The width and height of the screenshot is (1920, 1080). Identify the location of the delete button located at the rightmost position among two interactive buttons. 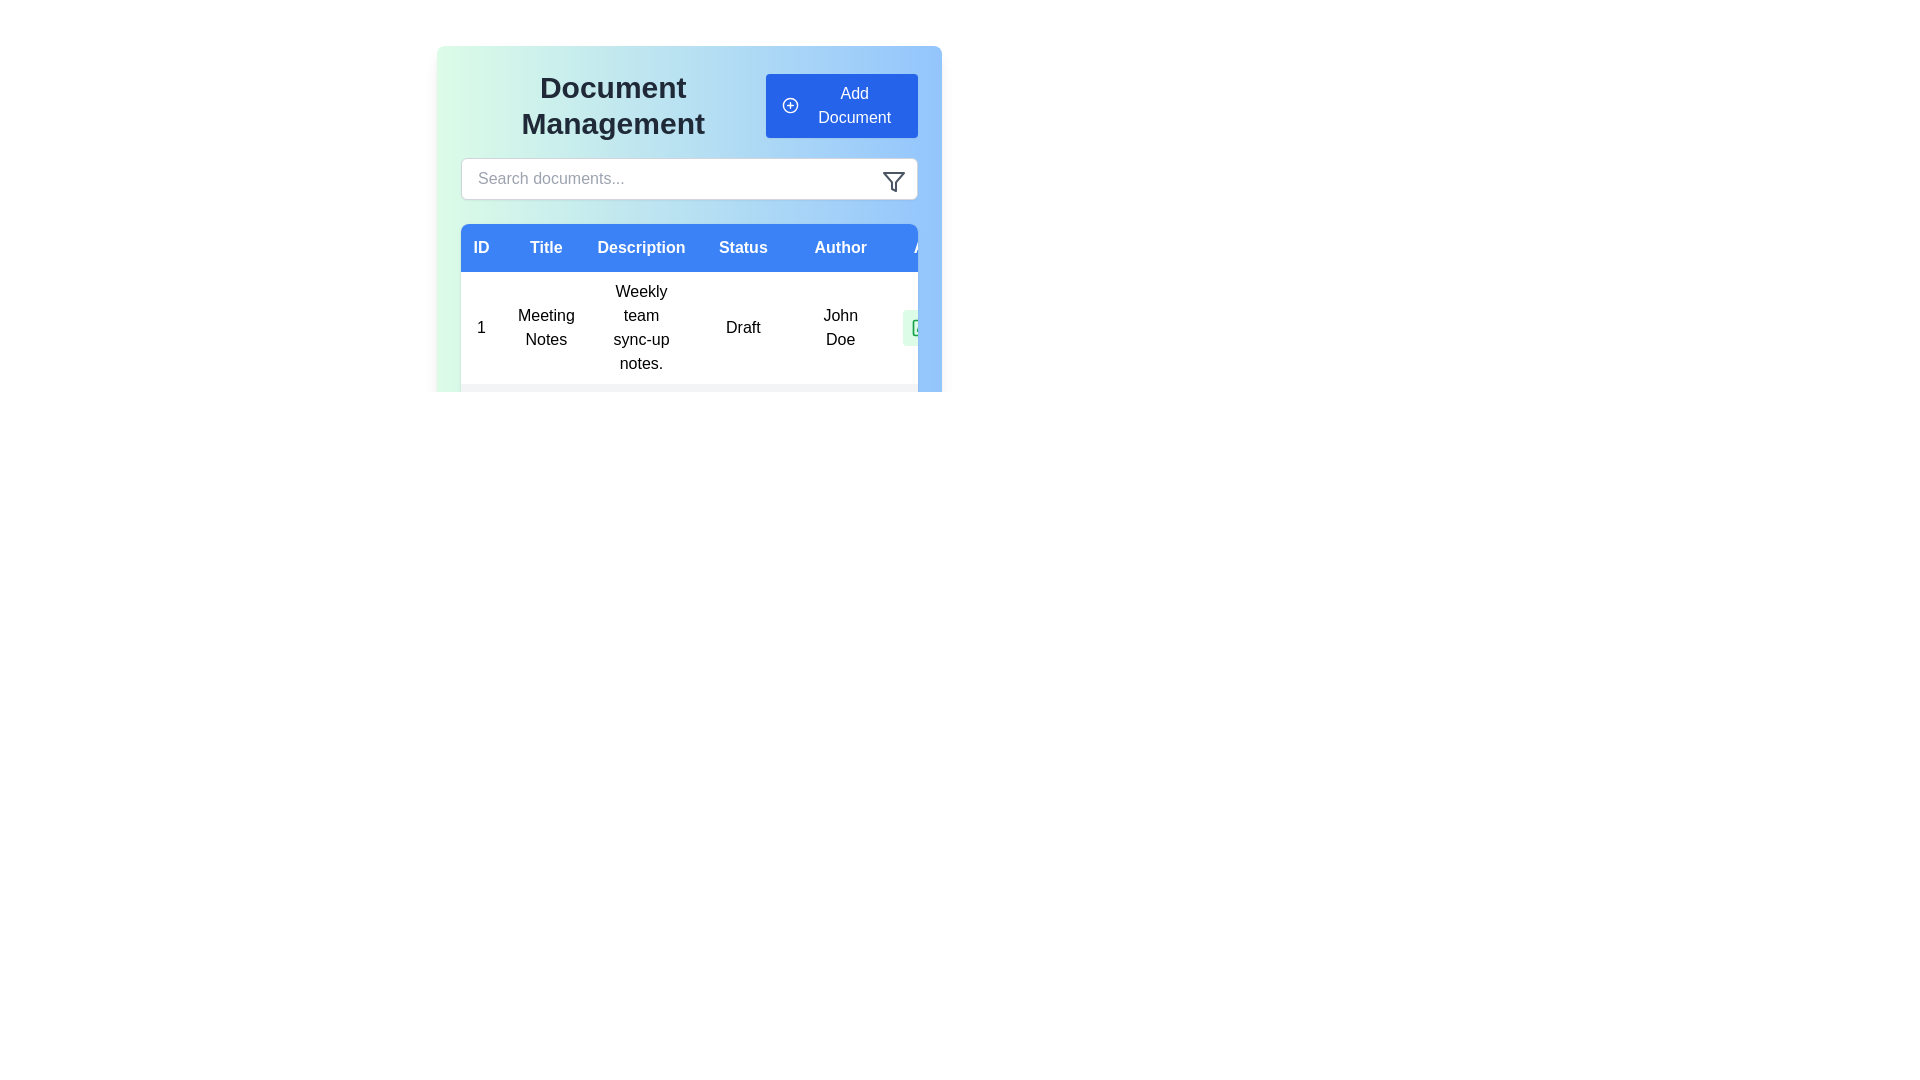
(964, 326).